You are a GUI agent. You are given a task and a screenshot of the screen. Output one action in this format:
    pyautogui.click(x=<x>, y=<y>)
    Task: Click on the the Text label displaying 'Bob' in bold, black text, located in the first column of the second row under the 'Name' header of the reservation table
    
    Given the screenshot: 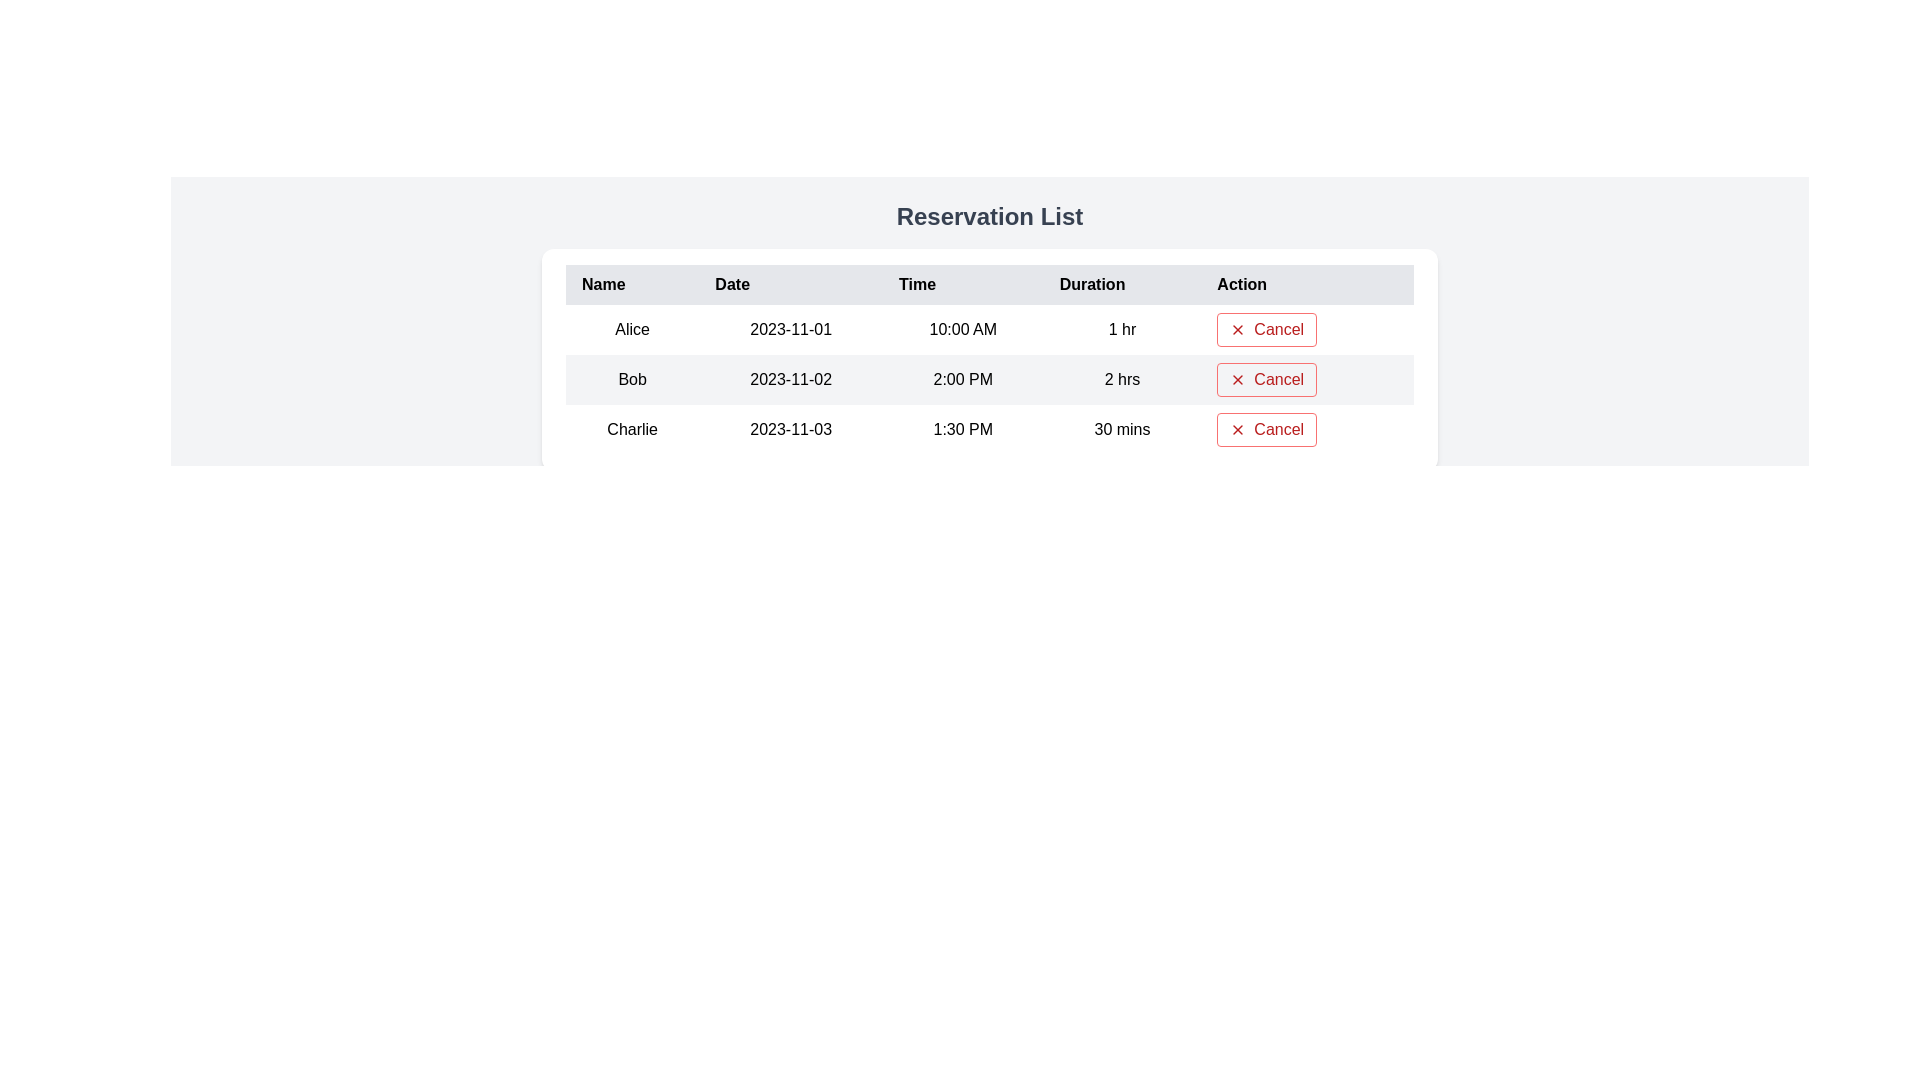 What is the action you would take?
    pyautogui.click(x=631, y=380)
    